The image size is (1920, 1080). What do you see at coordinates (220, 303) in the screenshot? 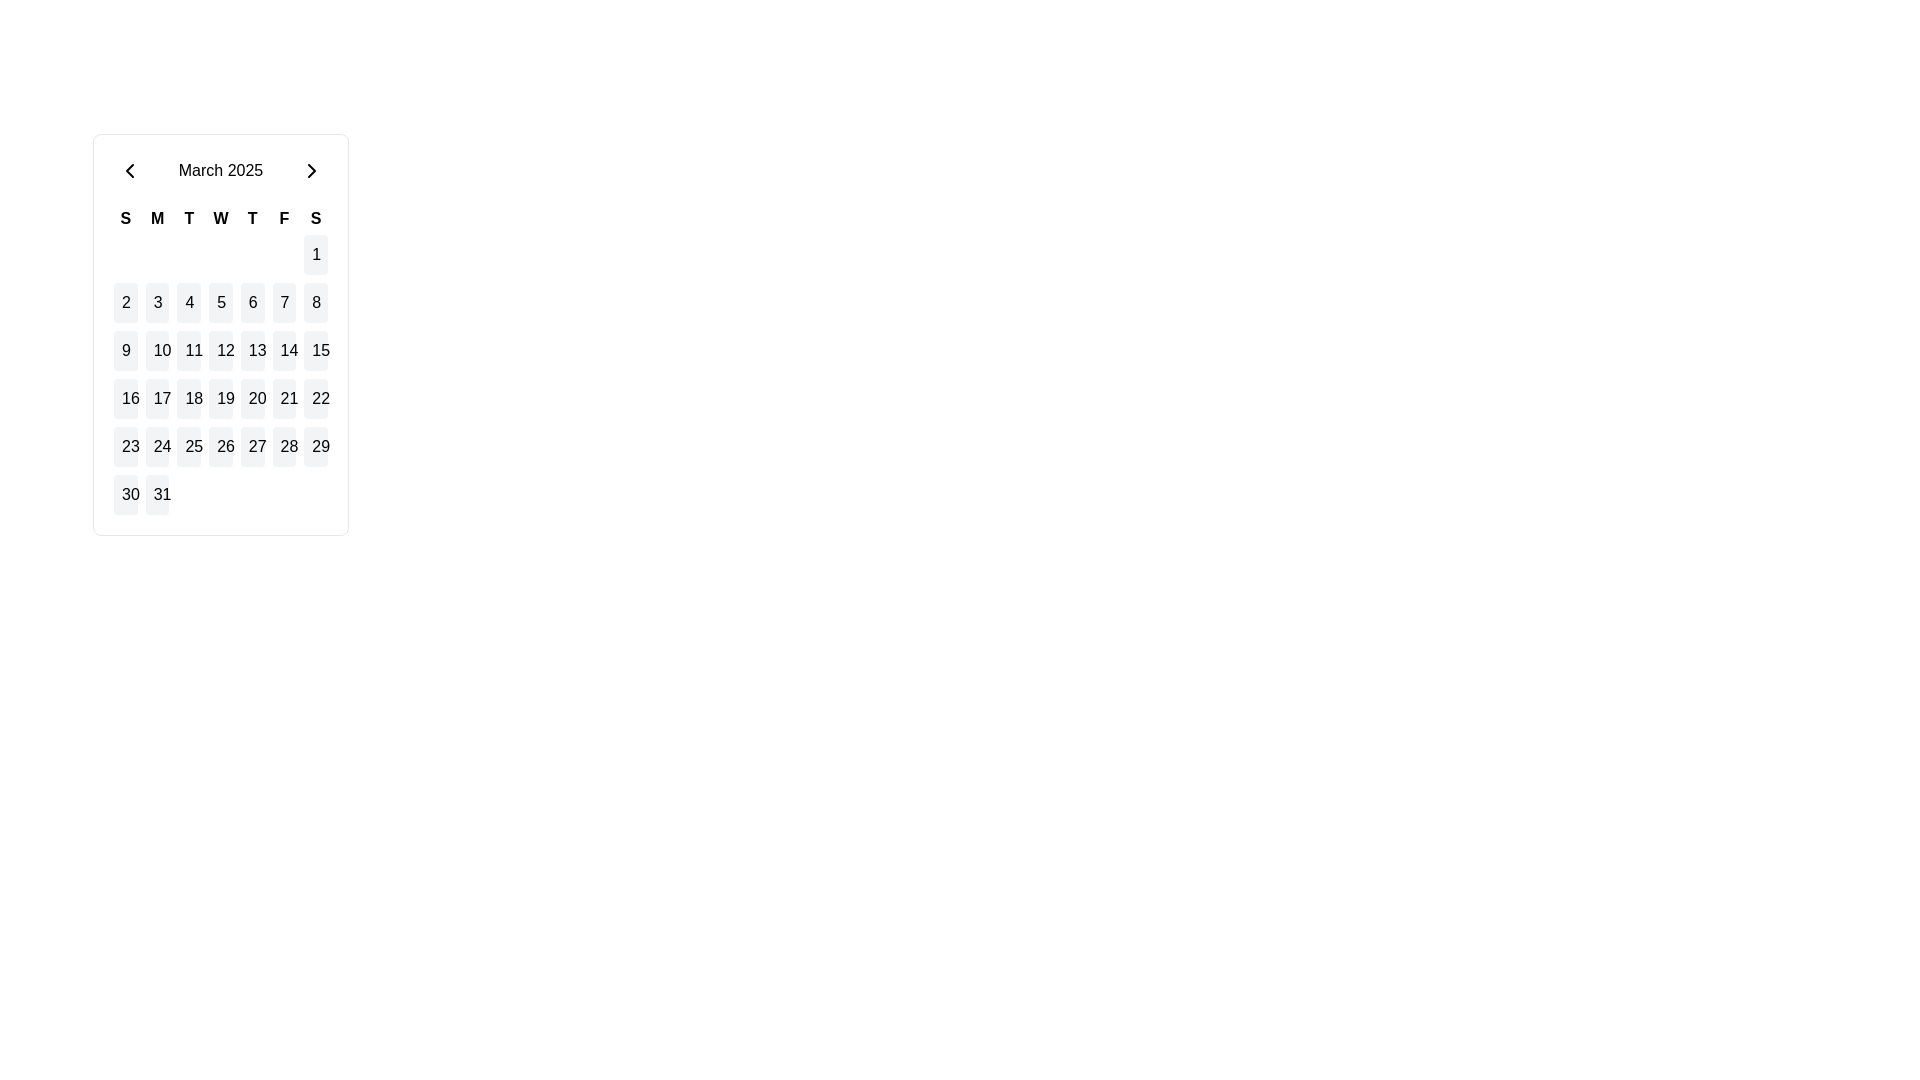
I see `the button` at bounding box center [220, 303].